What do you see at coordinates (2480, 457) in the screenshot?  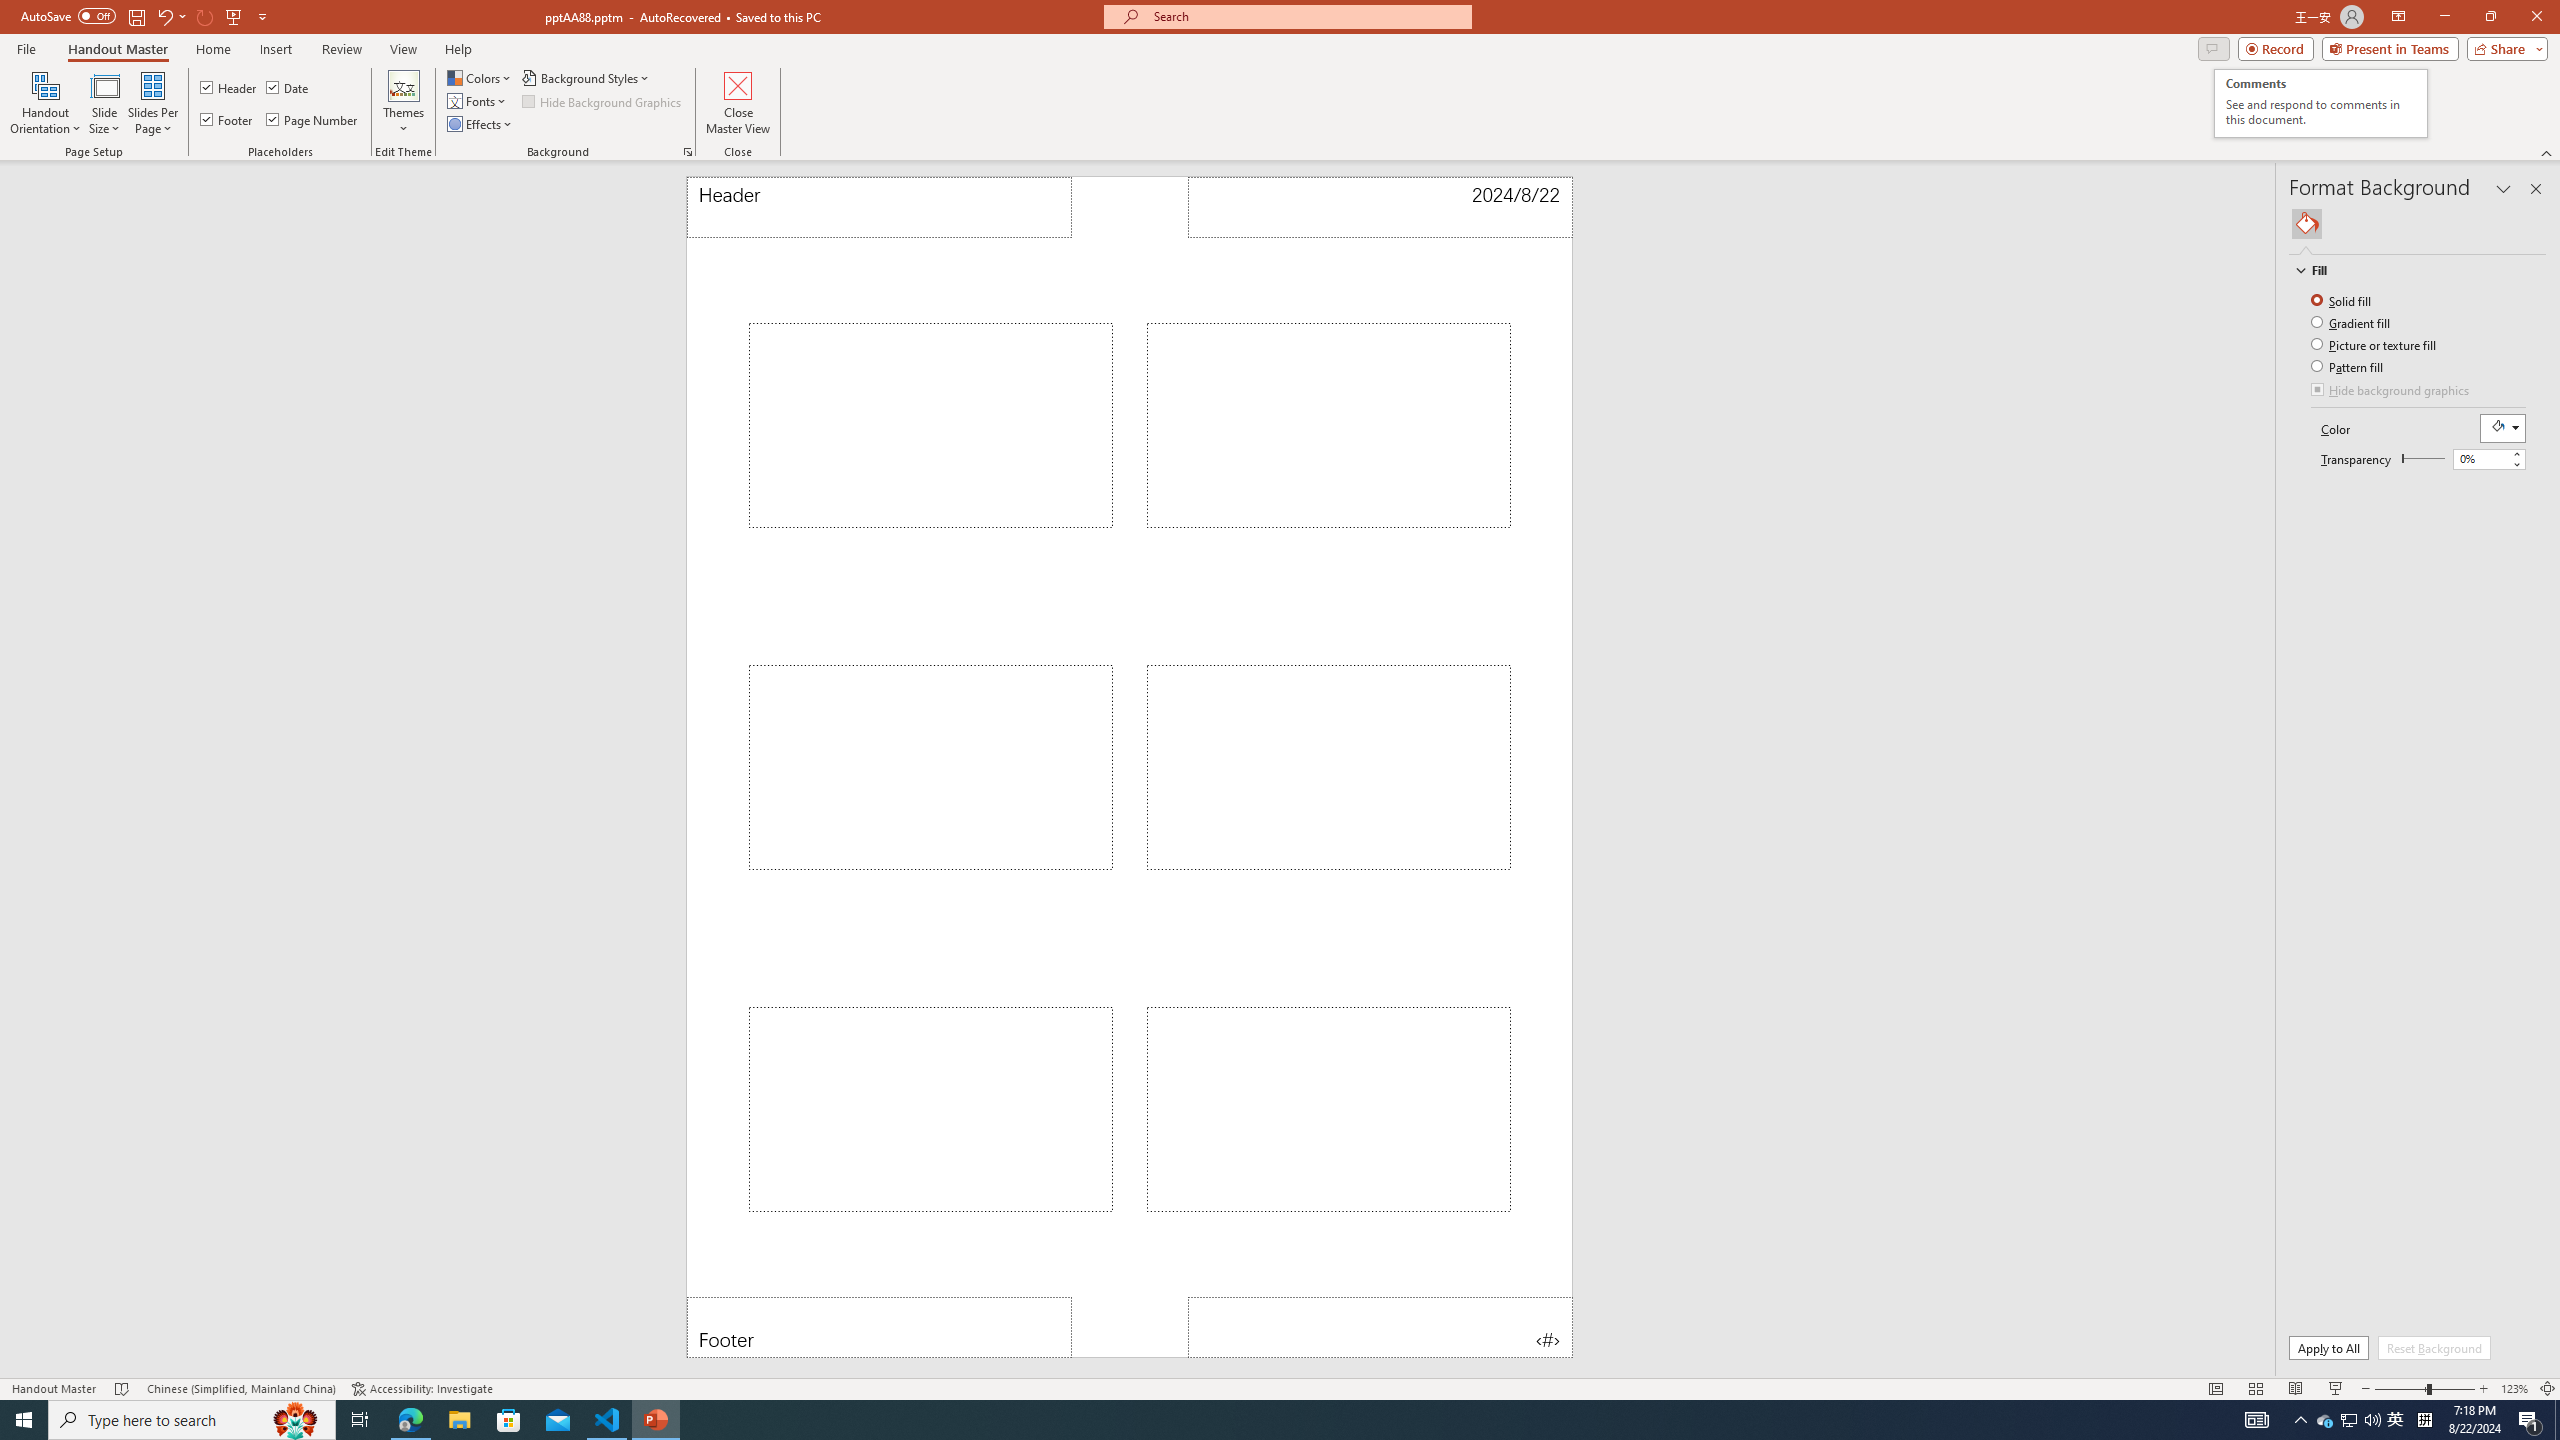 I see `'Transparency'` at bounding box center [2480, 457].